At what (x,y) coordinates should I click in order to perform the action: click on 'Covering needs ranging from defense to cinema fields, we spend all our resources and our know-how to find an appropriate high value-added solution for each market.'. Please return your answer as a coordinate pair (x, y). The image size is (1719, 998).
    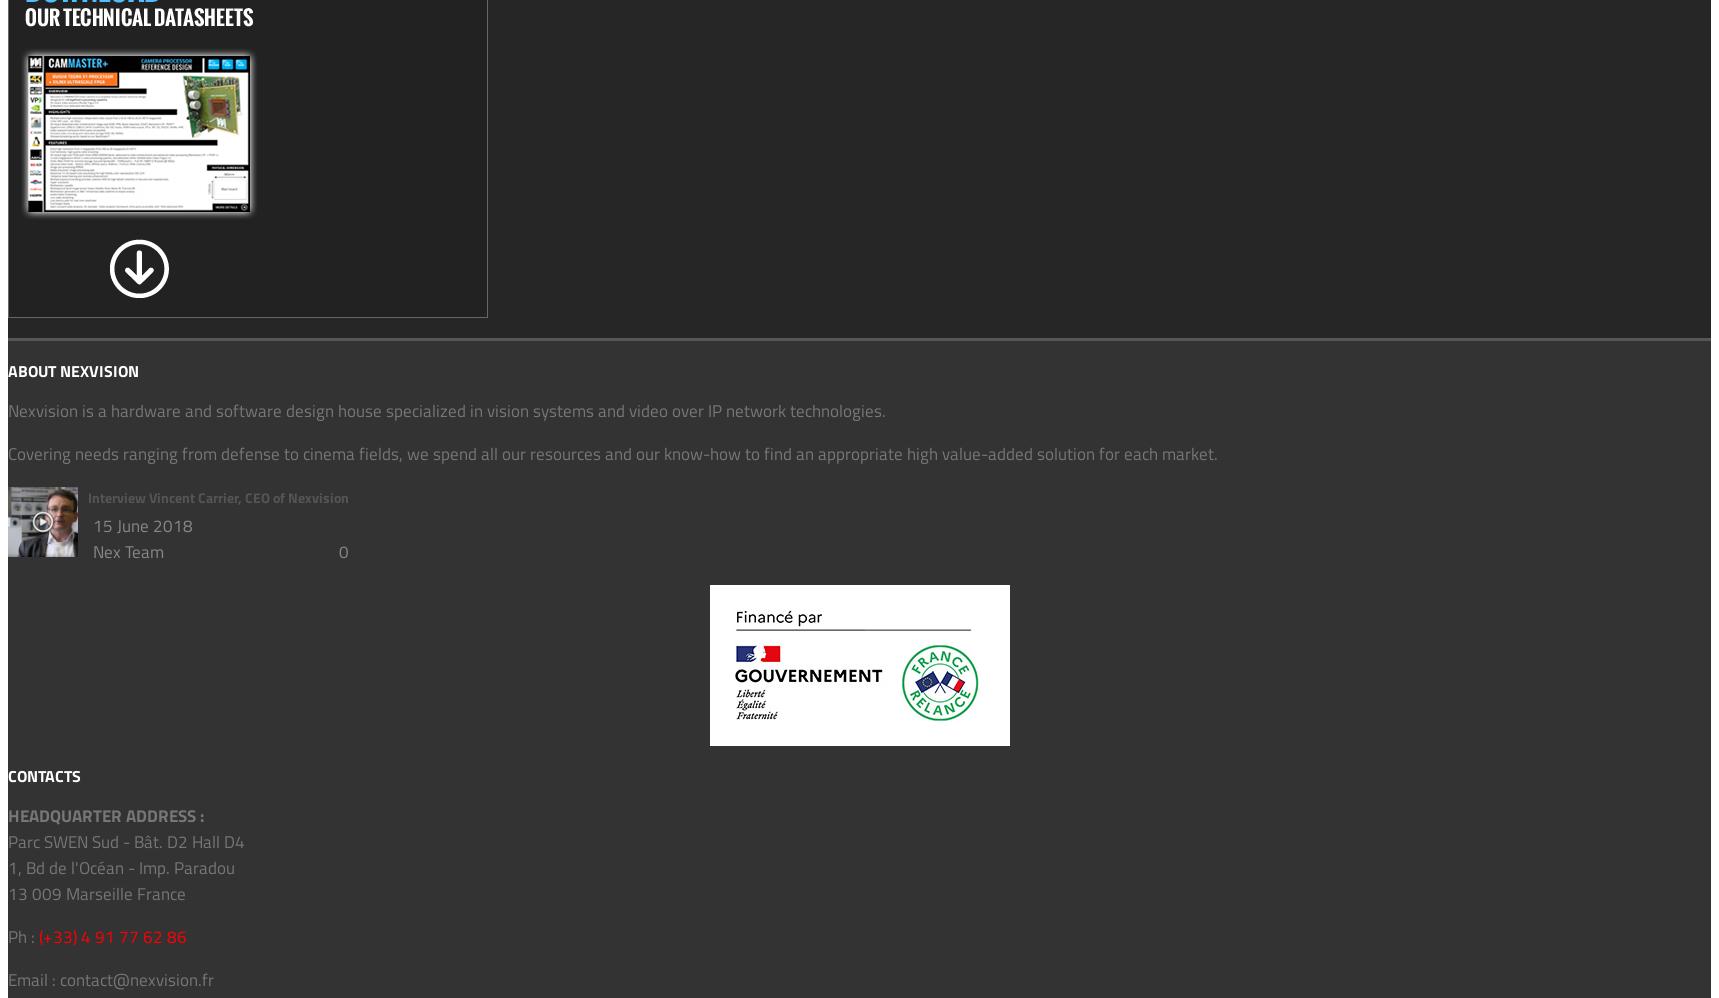
    Looking at the image, I should click on (612, 451).